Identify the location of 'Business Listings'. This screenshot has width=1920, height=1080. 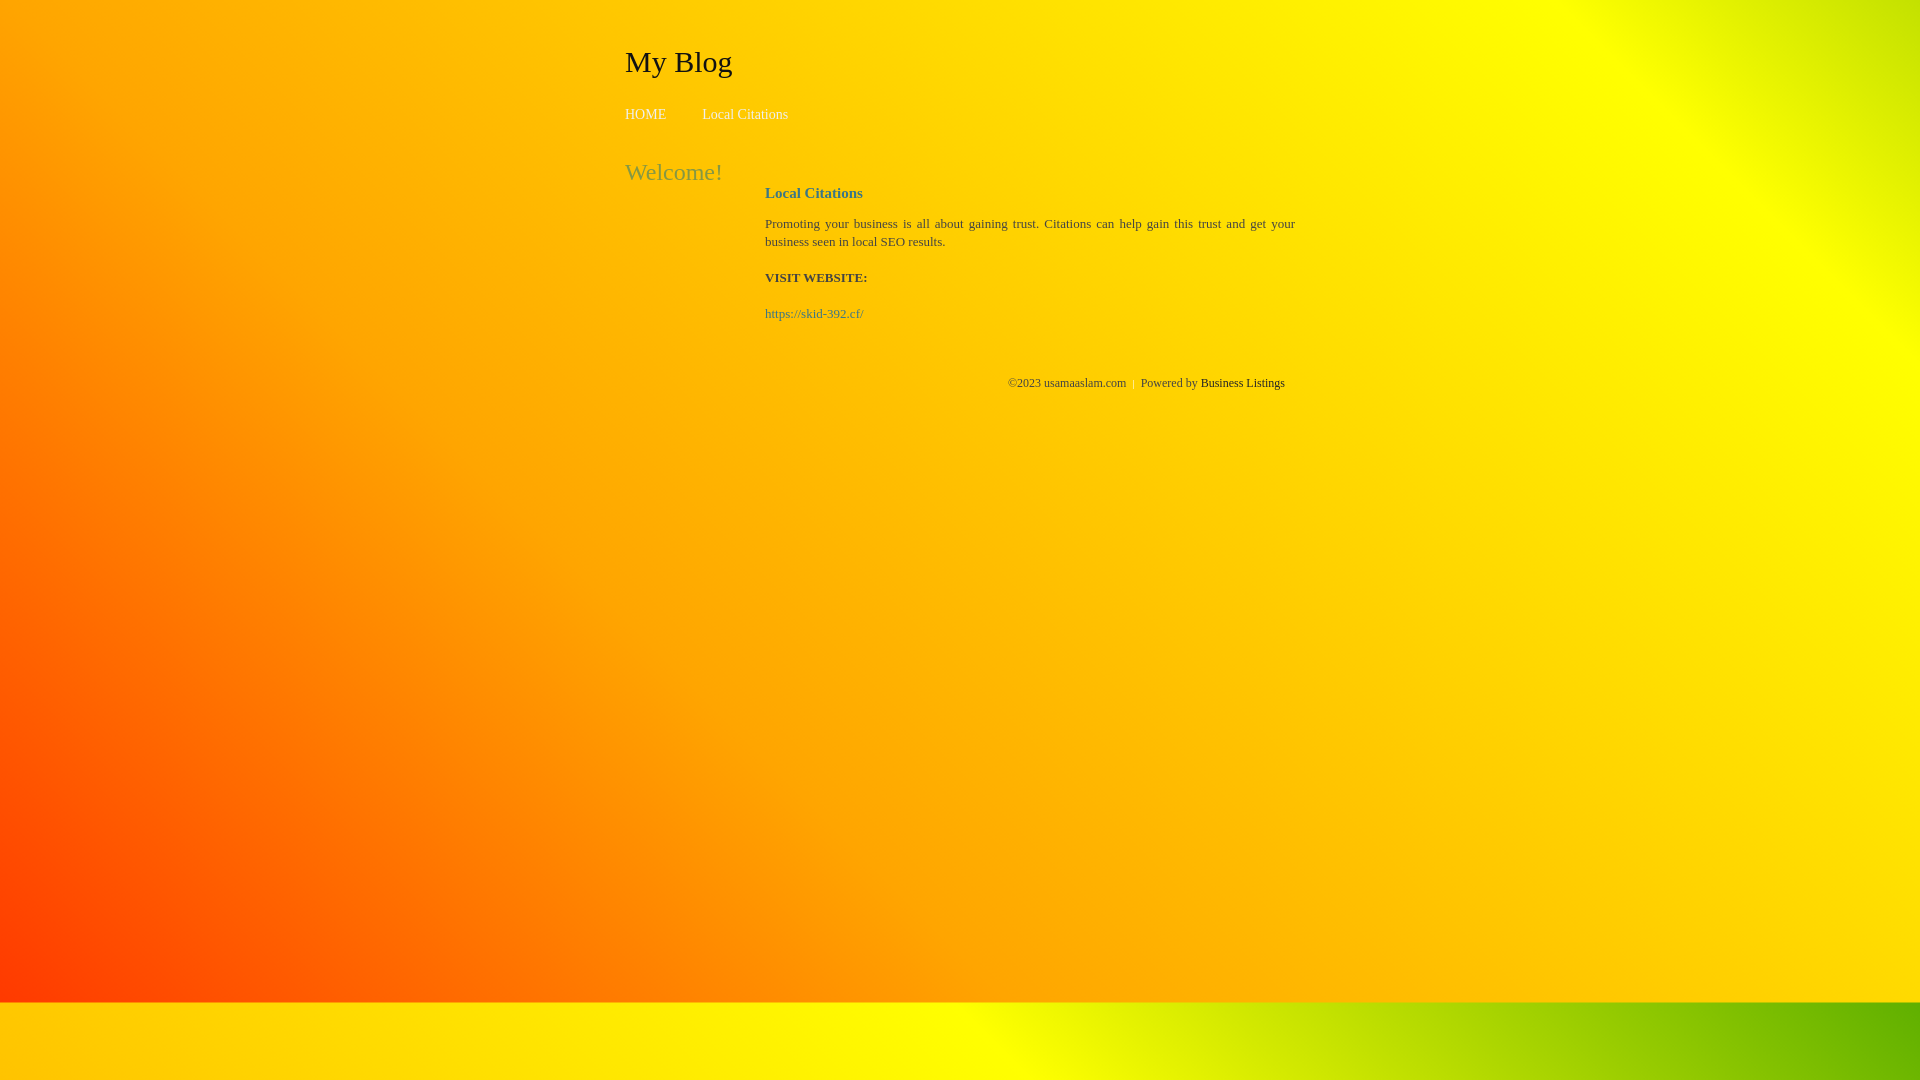
(1242, 382).